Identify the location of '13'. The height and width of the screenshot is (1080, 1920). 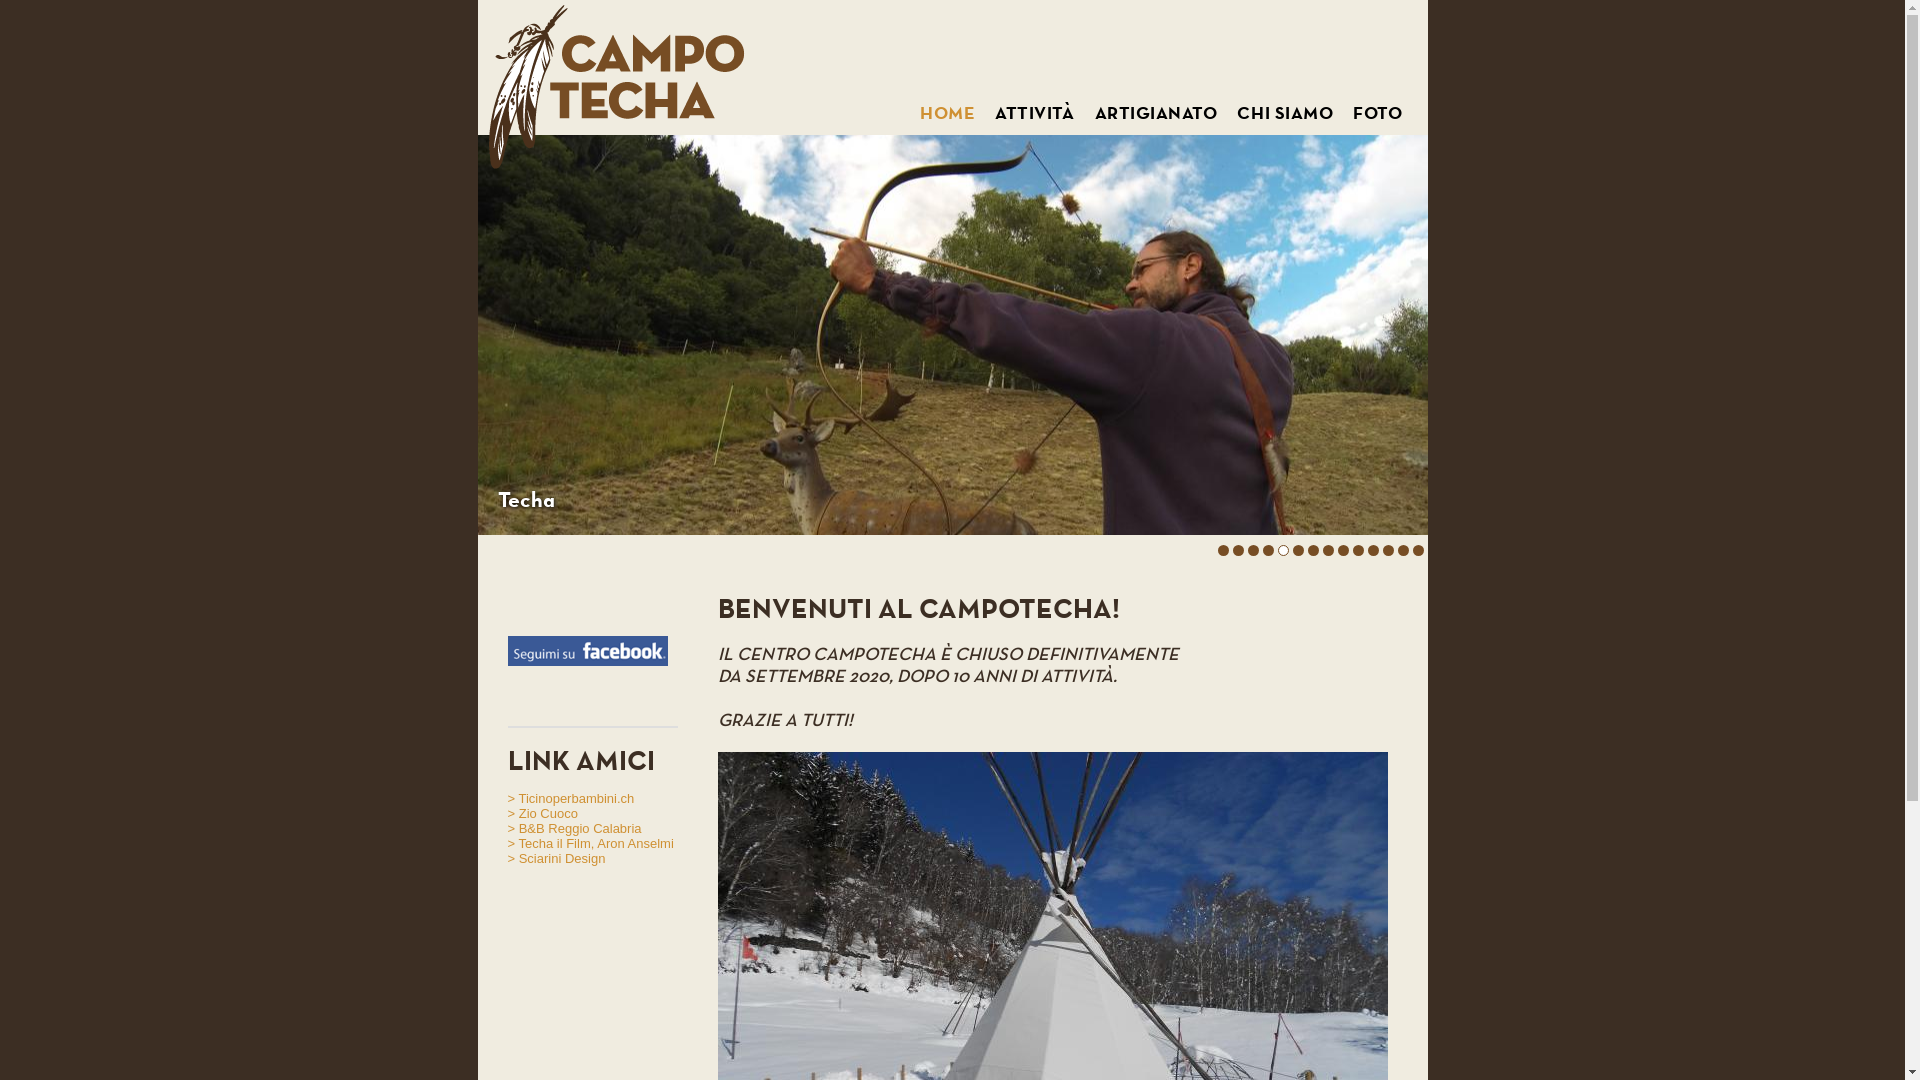
(1396, 553).